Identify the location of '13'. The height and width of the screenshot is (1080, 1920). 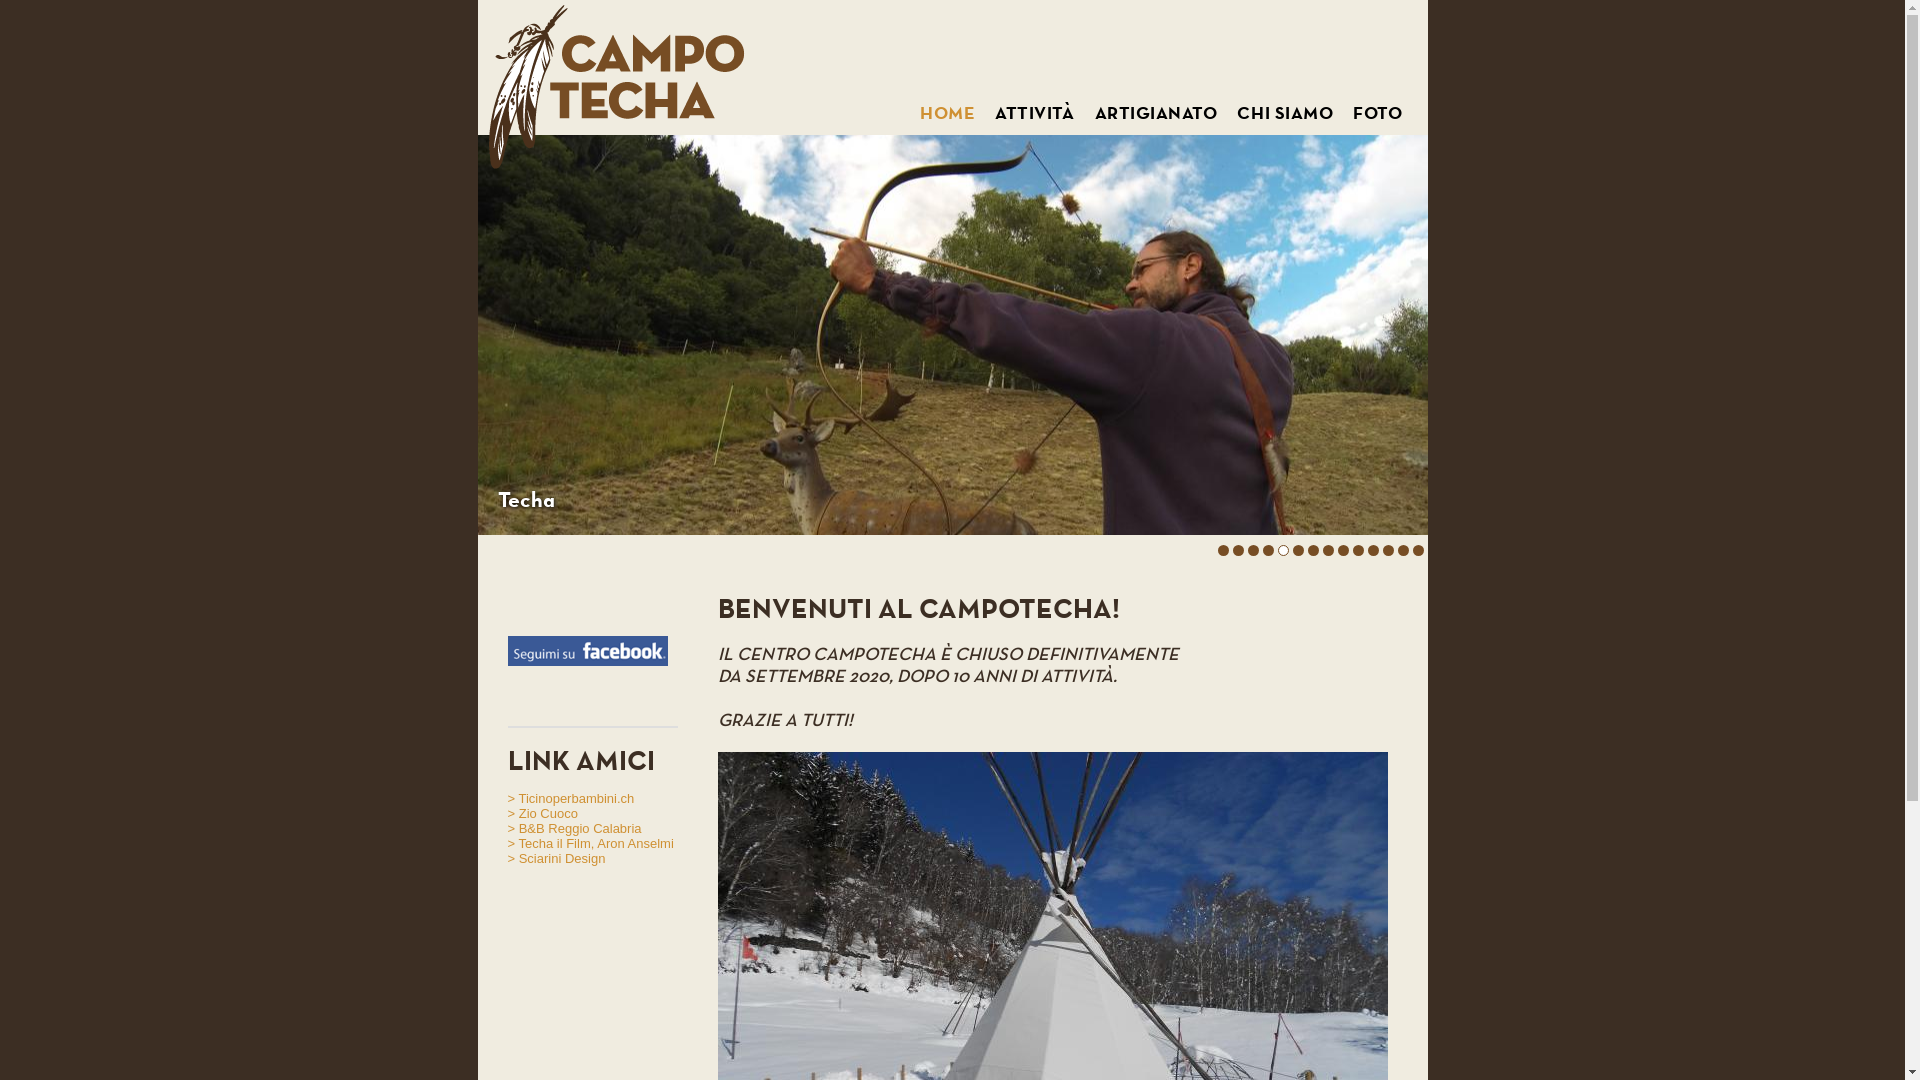
(1396, 553).